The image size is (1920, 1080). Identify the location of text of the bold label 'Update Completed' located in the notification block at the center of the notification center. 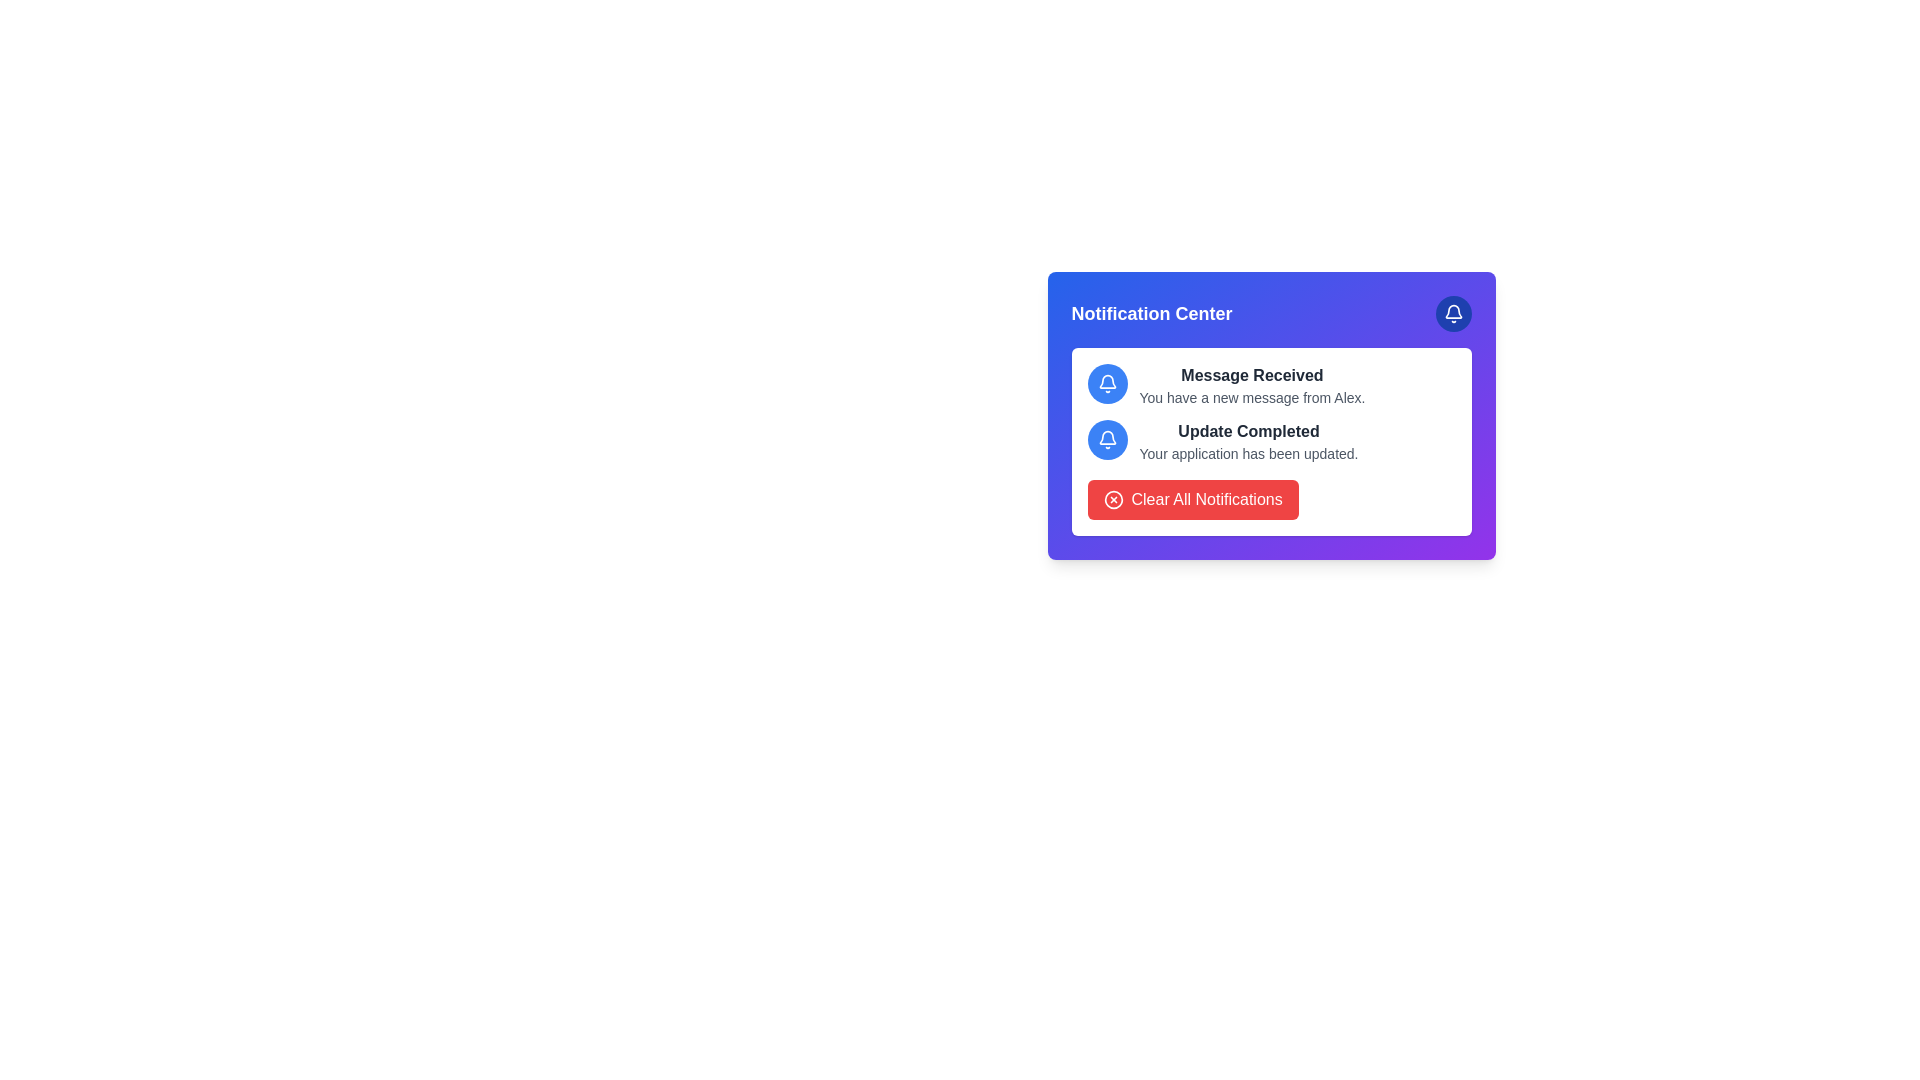
(1247, 431).